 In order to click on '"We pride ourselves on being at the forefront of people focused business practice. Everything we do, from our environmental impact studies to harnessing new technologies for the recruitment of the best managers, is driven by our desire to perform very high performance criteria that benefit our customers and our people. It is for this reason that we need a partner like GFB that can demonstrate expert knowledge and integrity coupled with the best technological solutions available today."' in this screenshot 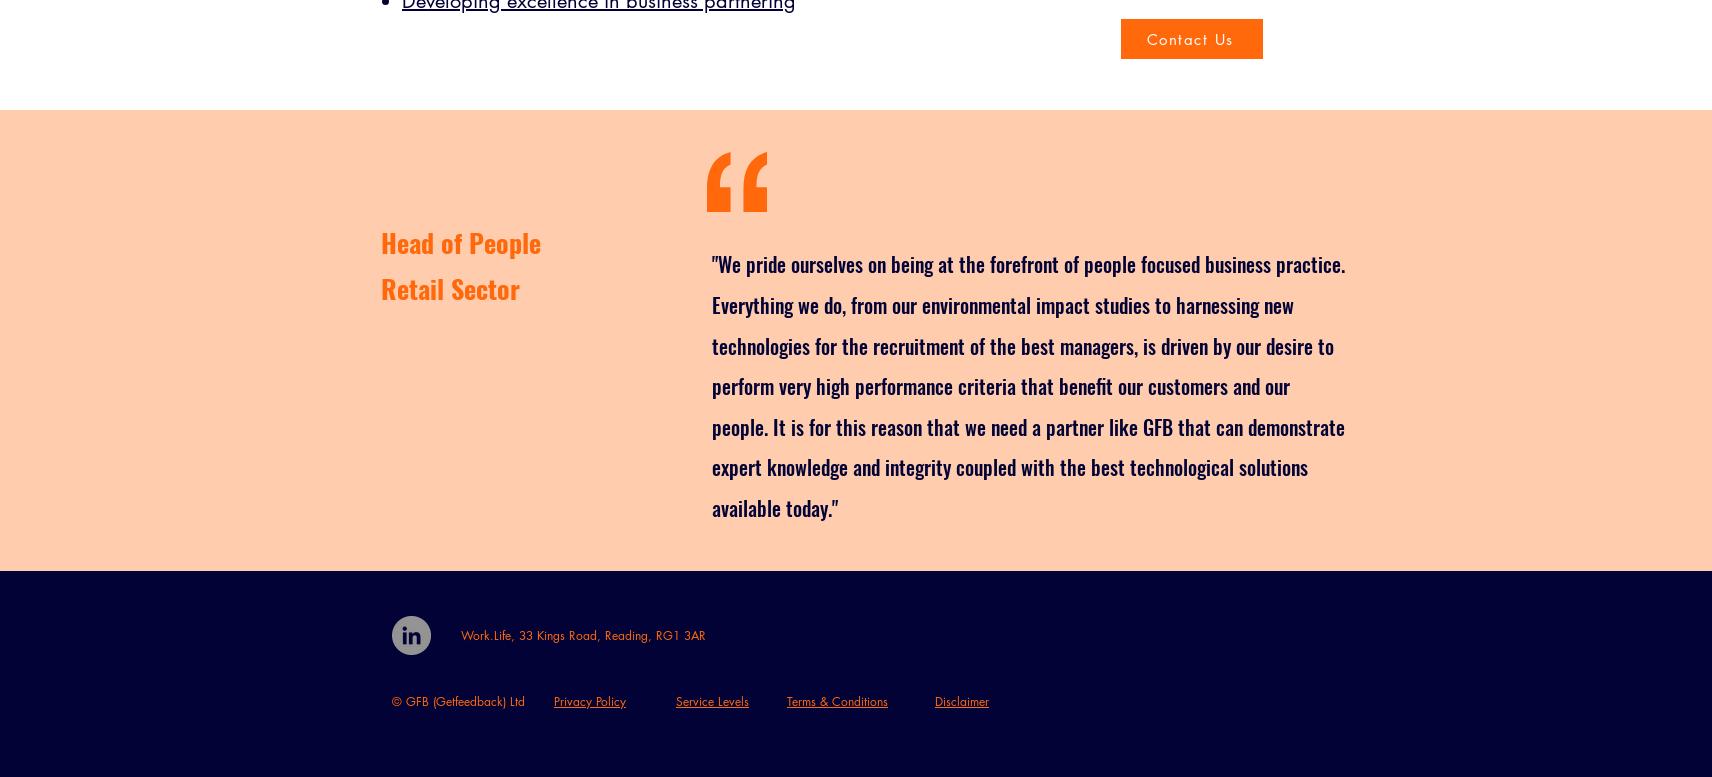, I will do `click(1027, 385)`.